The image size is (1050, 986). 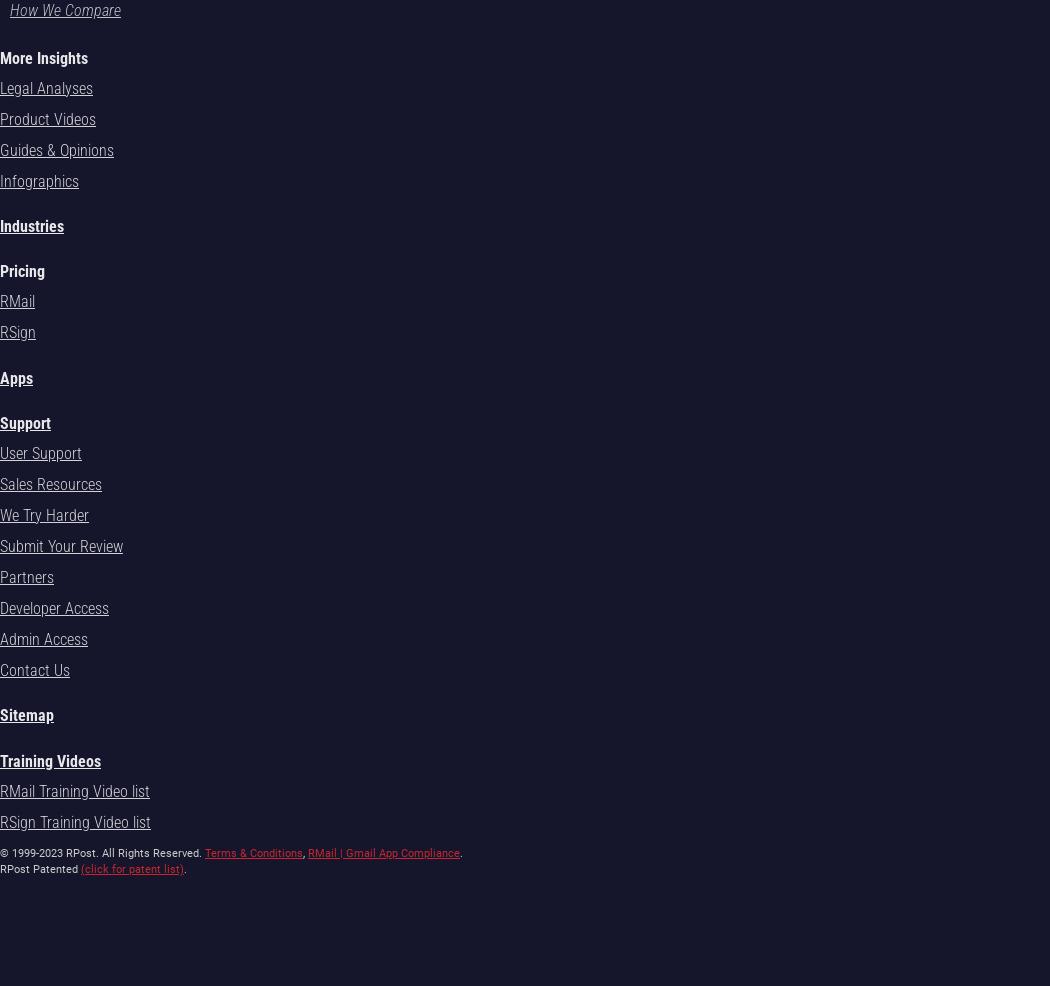 What do you see at coordinates (22, 271) in the screenshot?
I see `'Pricing'` at bounding box center [22, 271].